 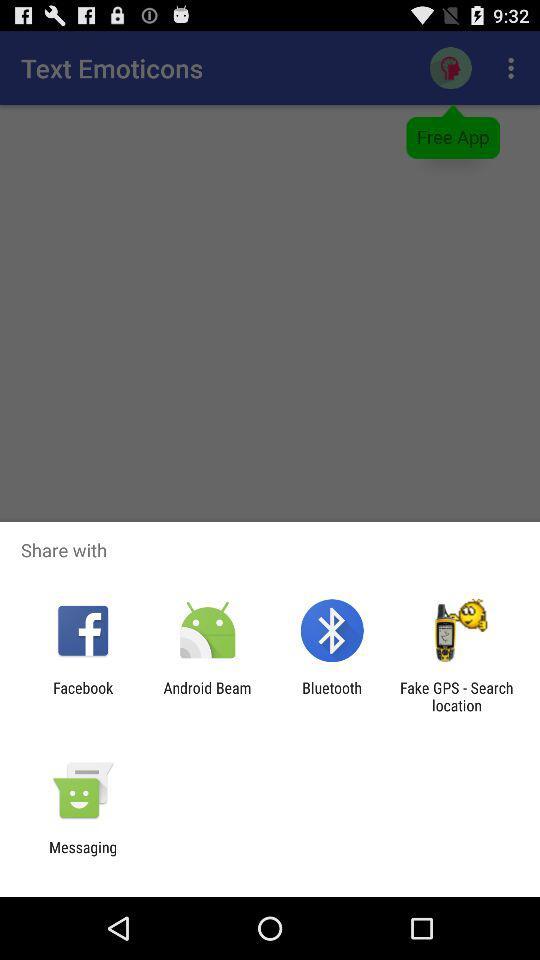 I want to click on the android beam, so click(x=206, y=696).